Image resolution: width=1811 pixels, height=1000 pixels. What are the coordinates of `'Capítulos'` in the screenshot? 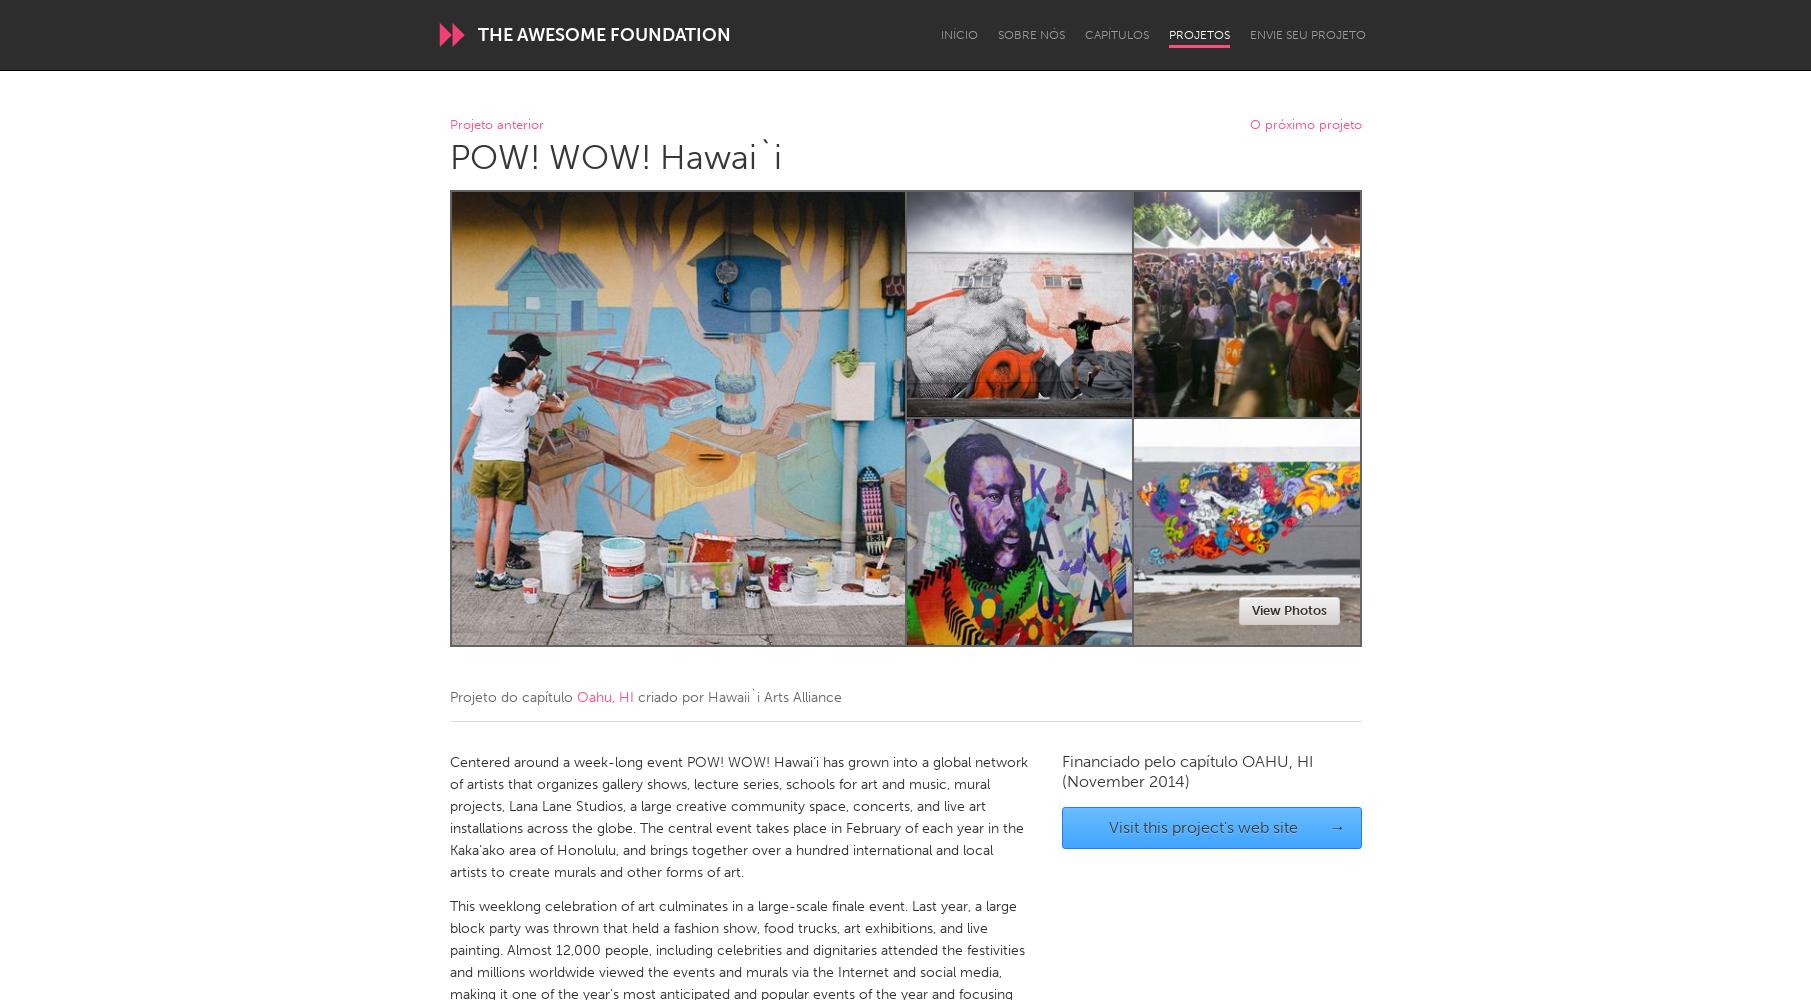 It's located at (1114, 35).